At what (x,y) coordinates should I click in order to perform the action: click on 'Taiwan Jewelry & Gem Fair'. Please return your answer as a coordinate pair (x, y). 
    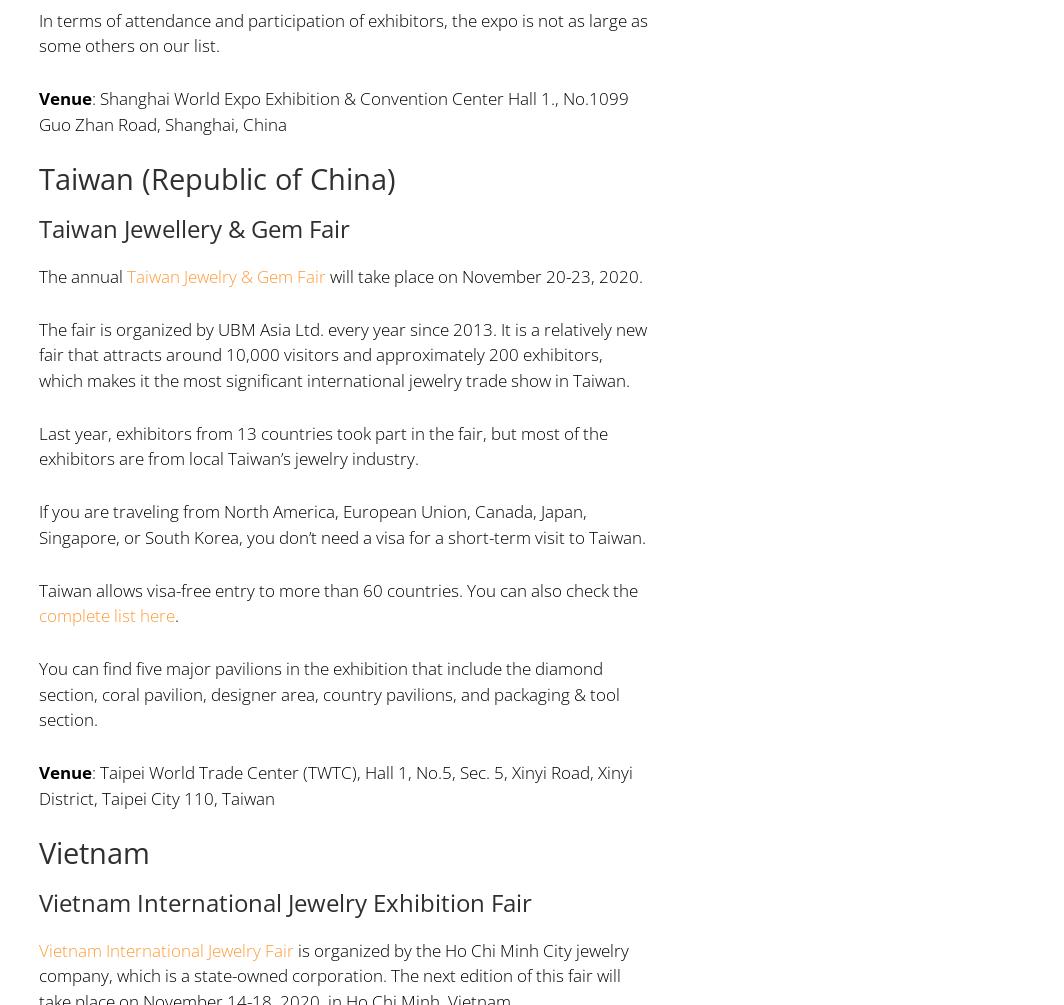
    Looking at the image, I should click on (225, 274).